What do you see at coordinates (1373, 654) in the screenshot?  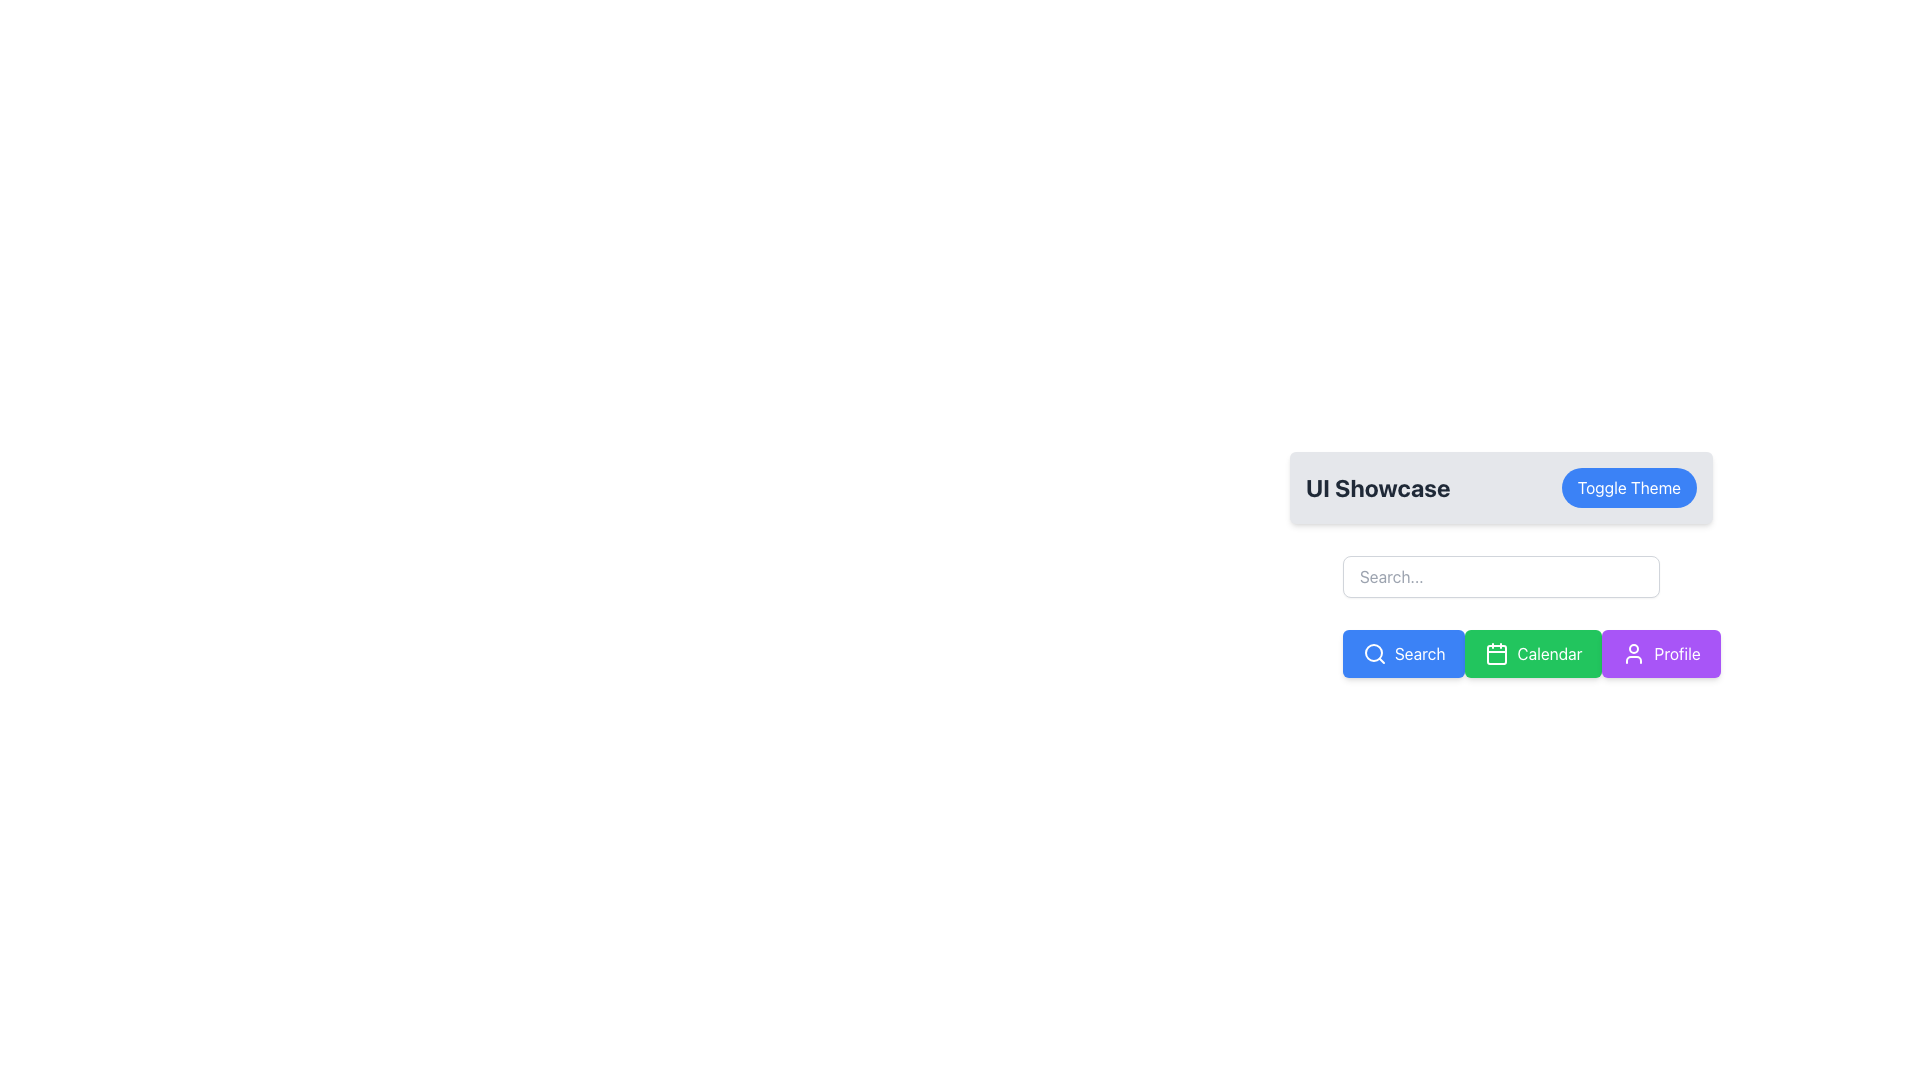 I see `the magnifying glass icon within the blue 'Search' button` at bounding box center [1373, 654].